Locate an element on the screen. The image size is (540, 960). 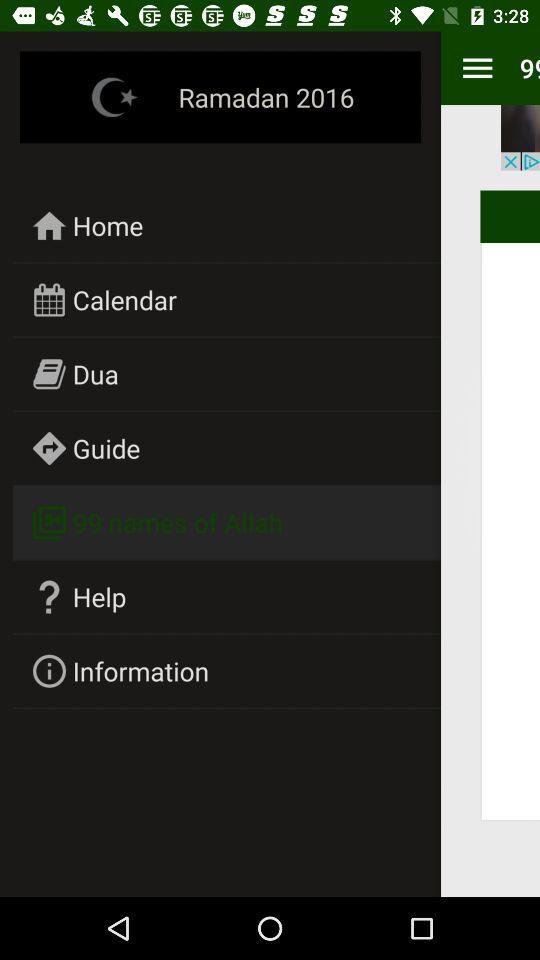
the help is located at coordinates (98, 596).